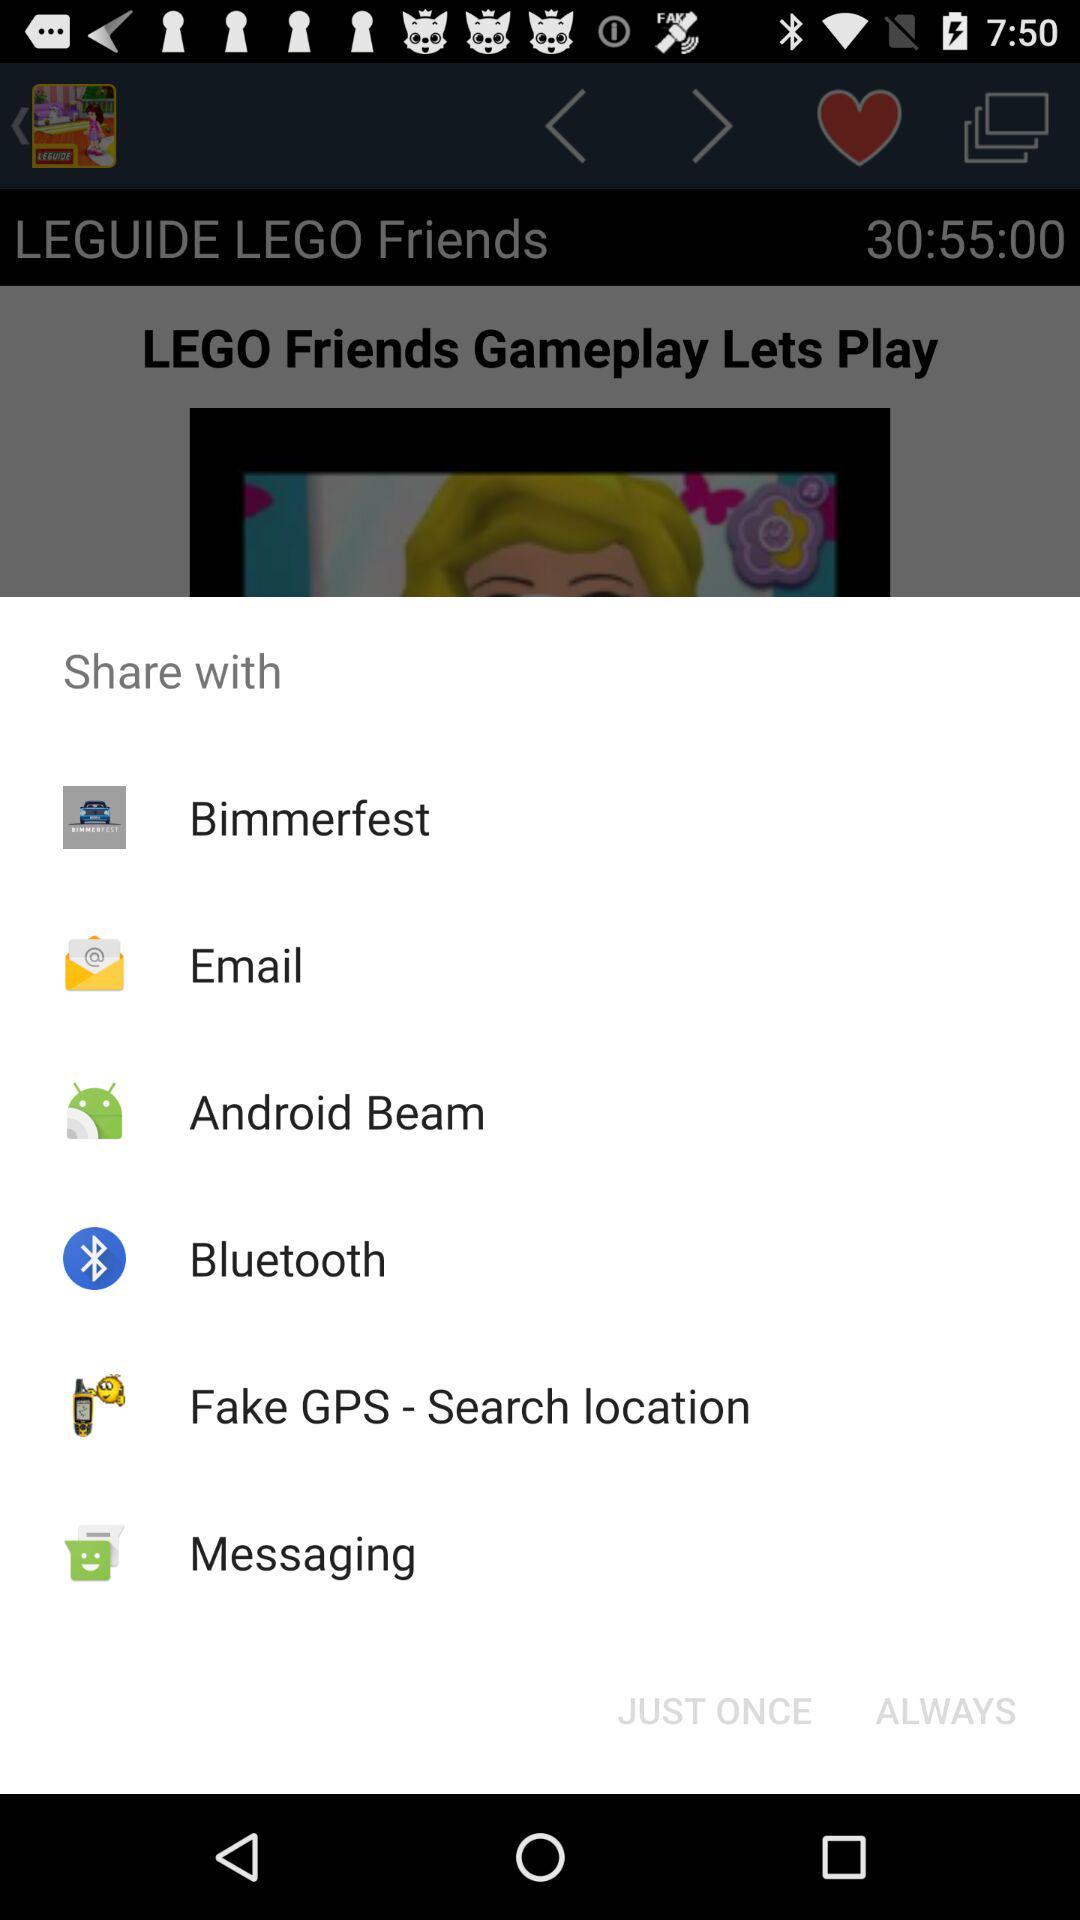 This screenshot has width=1080, height=1920. What do you see at coordinates (288, 1257) in the screenshot?
I see `the bluetooth` at bounding box center [288, 1257].